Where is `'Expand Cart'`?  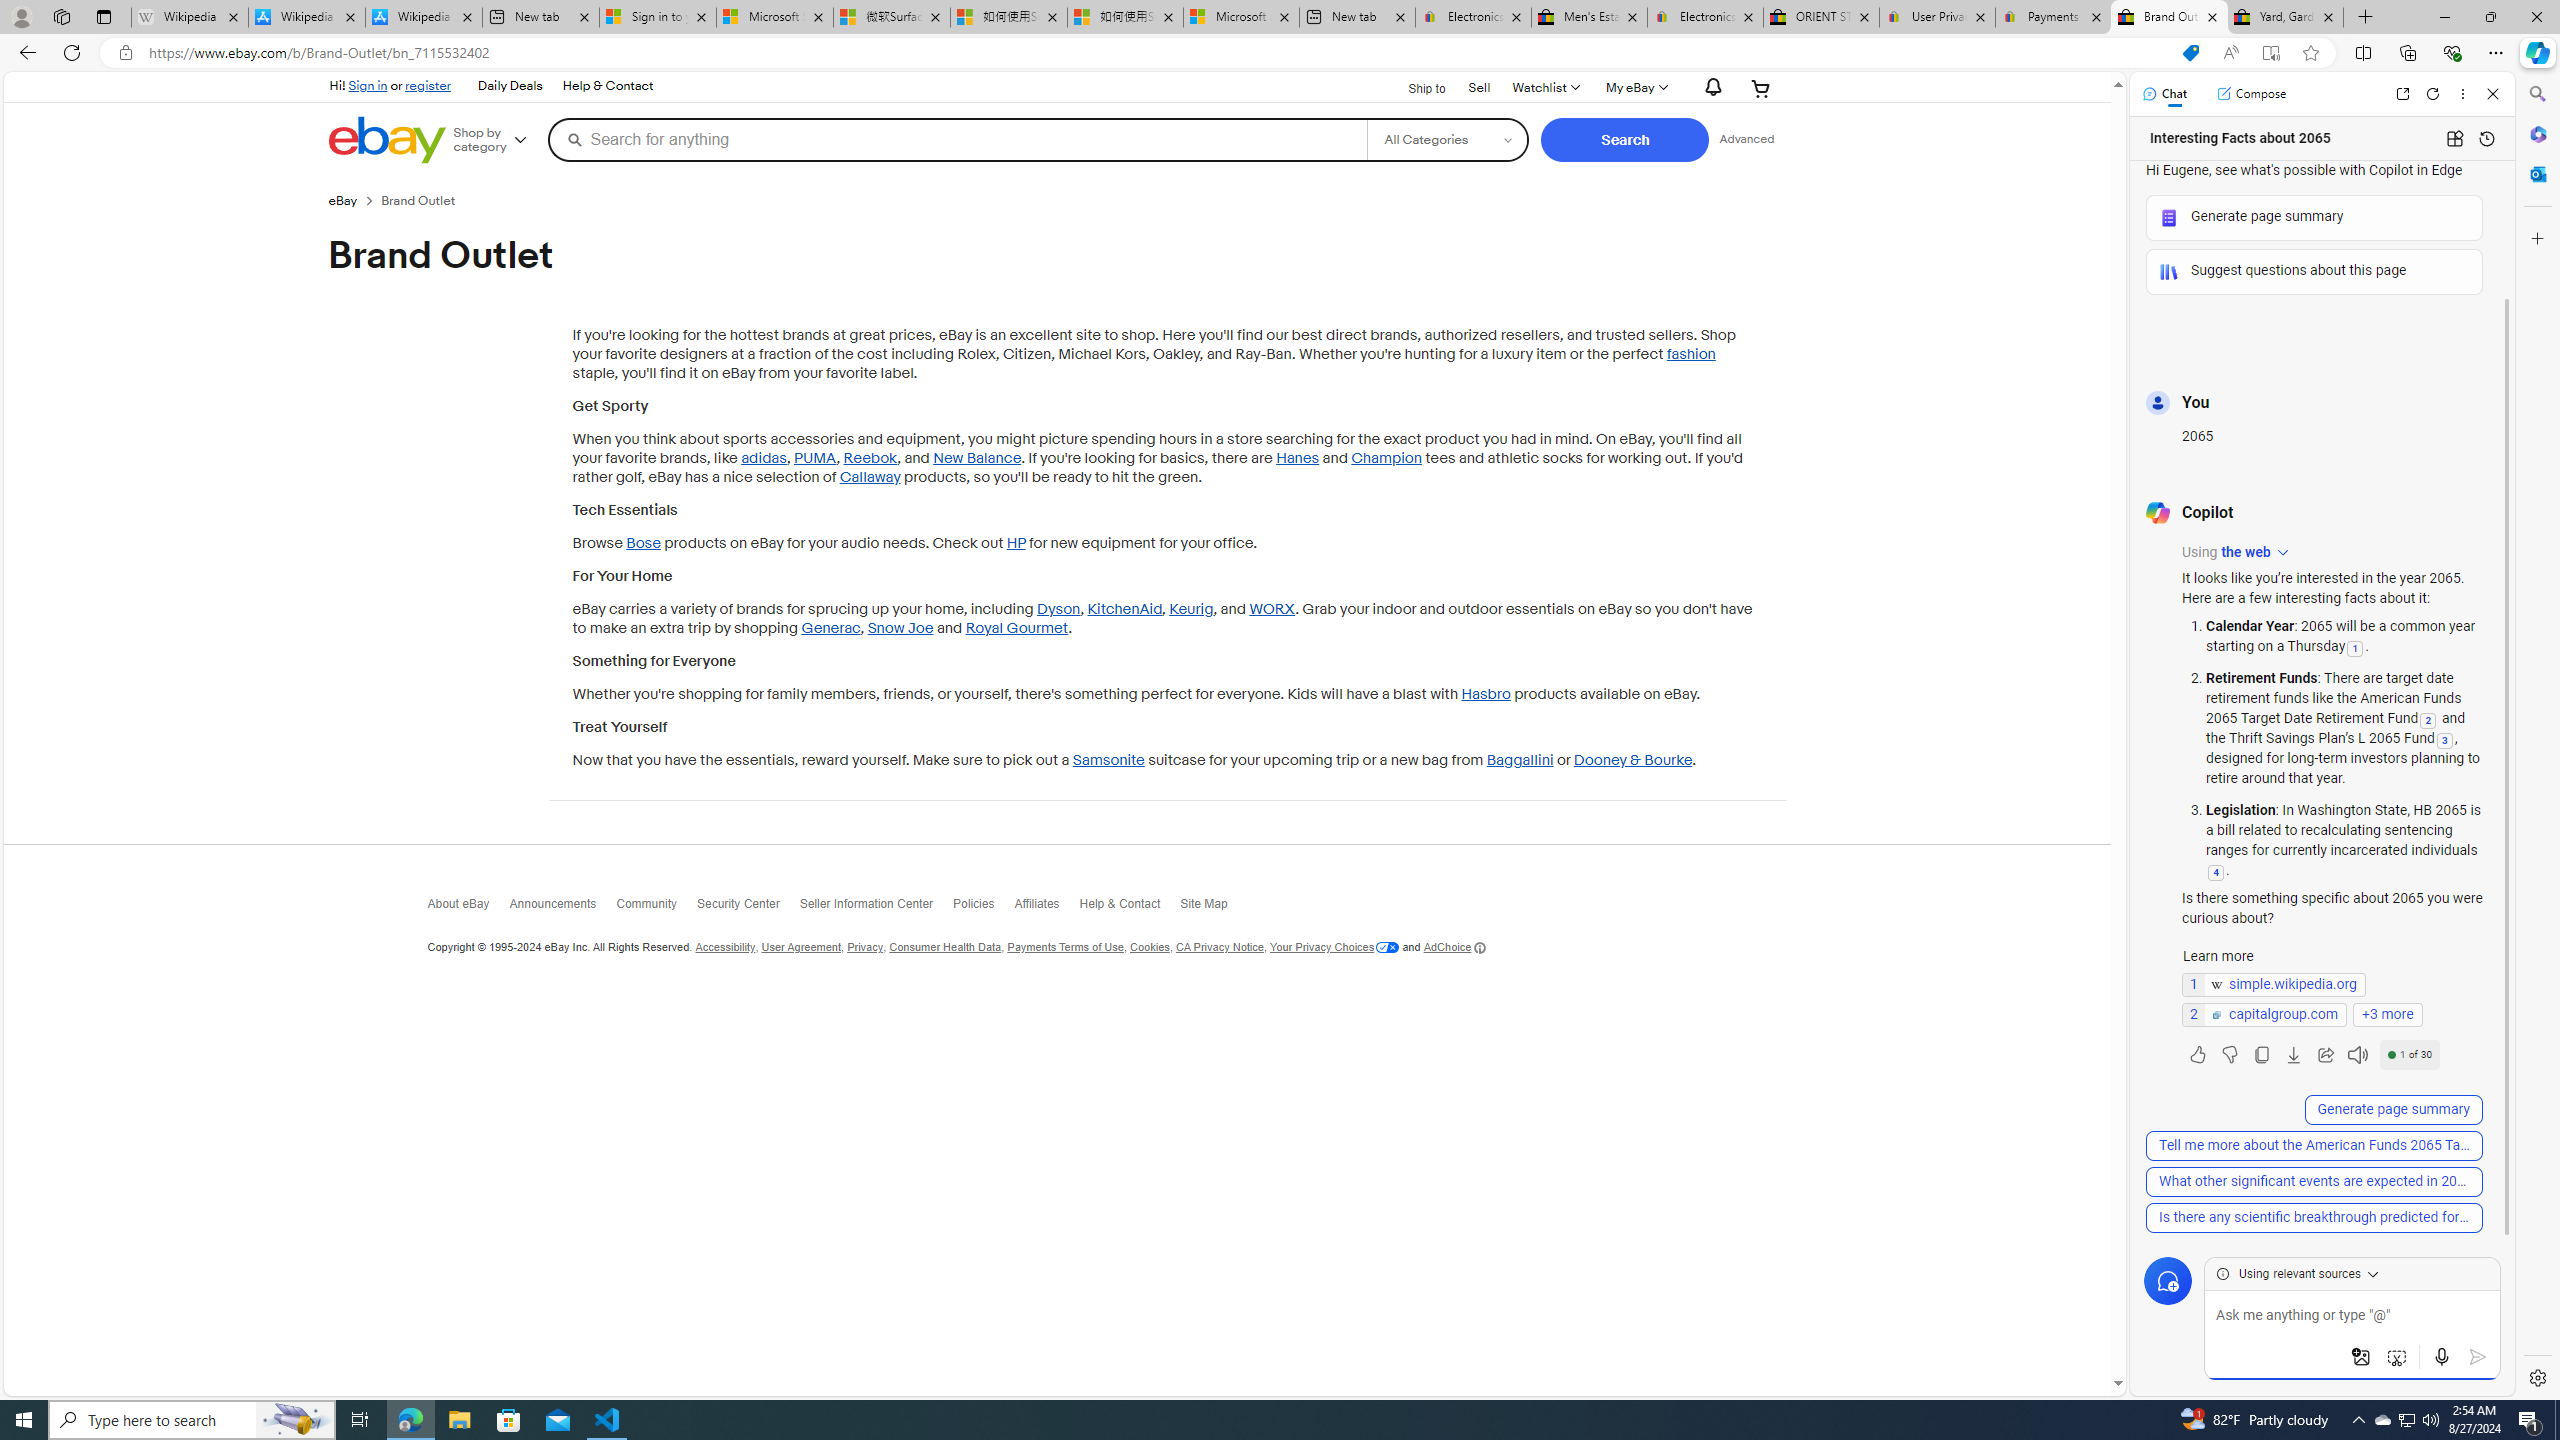
'Expand Cart' is located at coordinates (1761, 87).